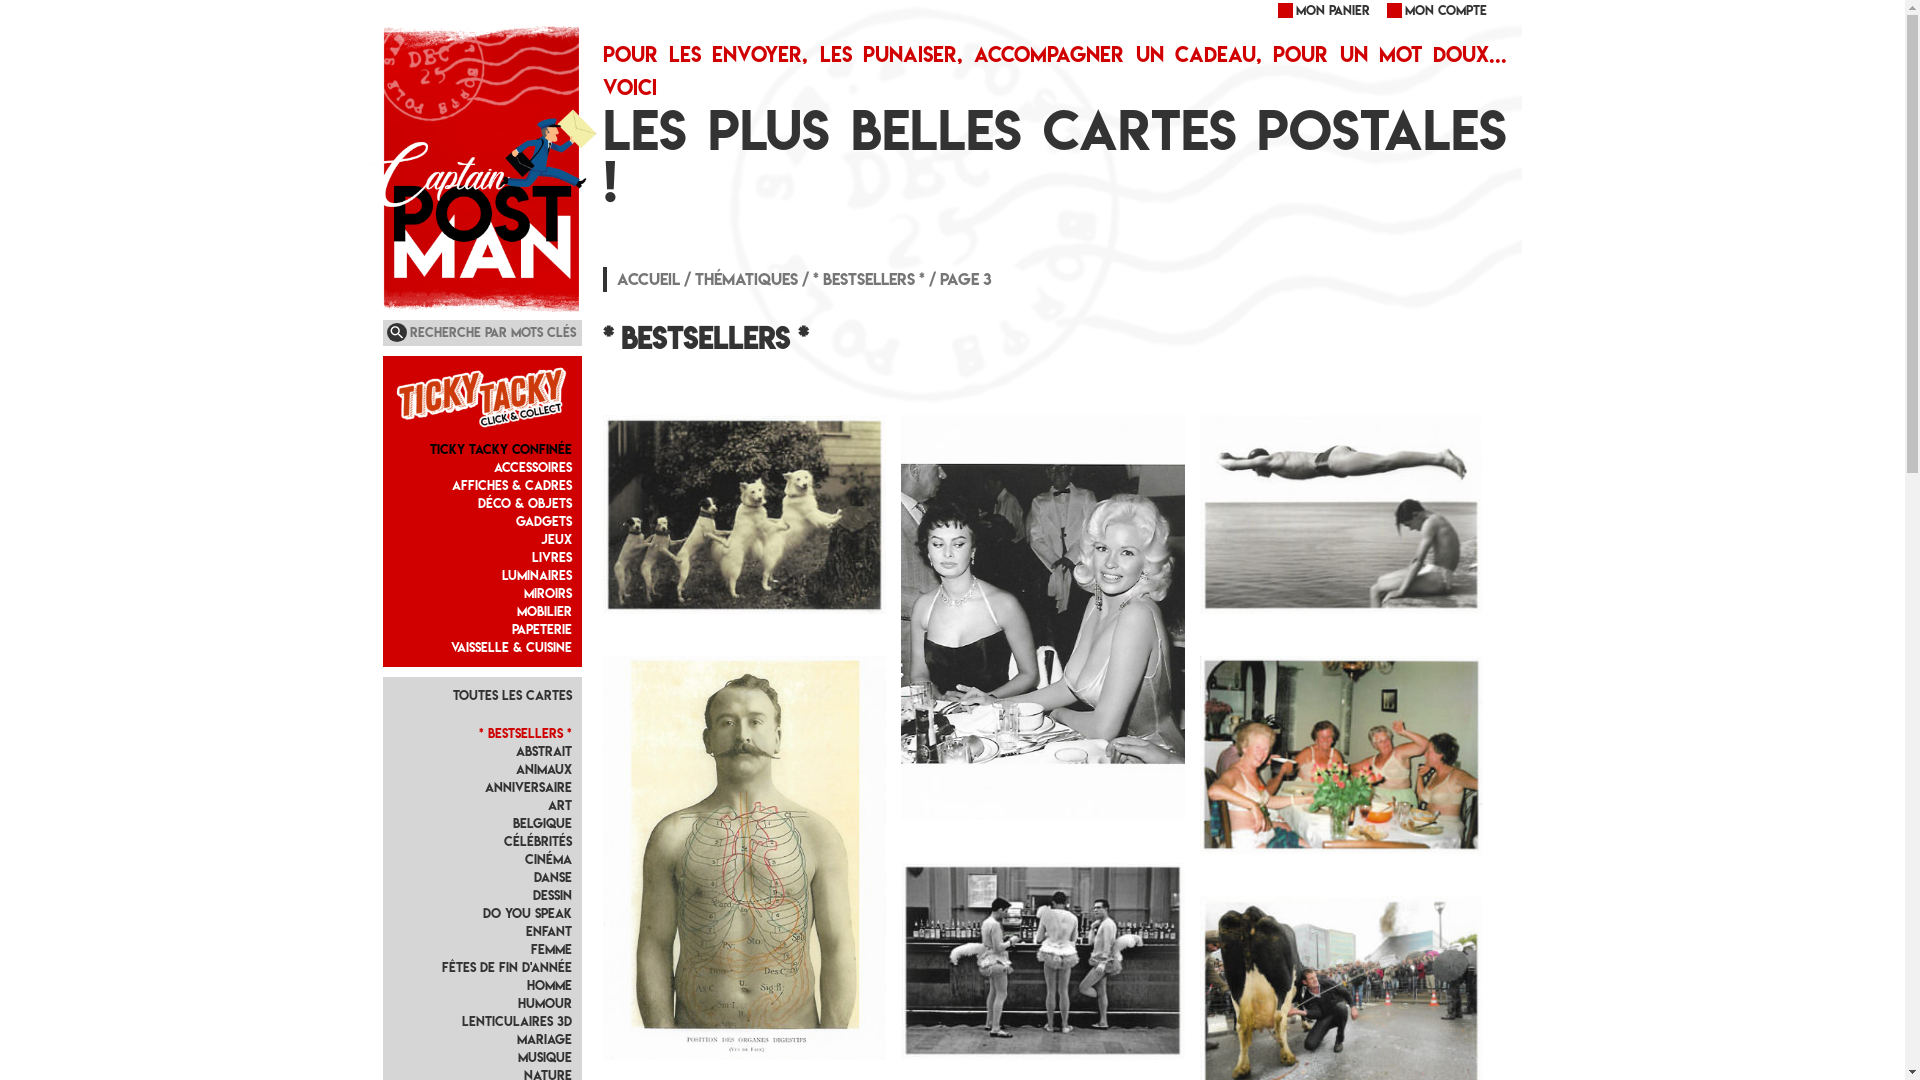 This screenshot has height=1080, width=1920. Describe the element at coordinates (545, 1003) in the screenshot. I see `'Humour'` at that location.